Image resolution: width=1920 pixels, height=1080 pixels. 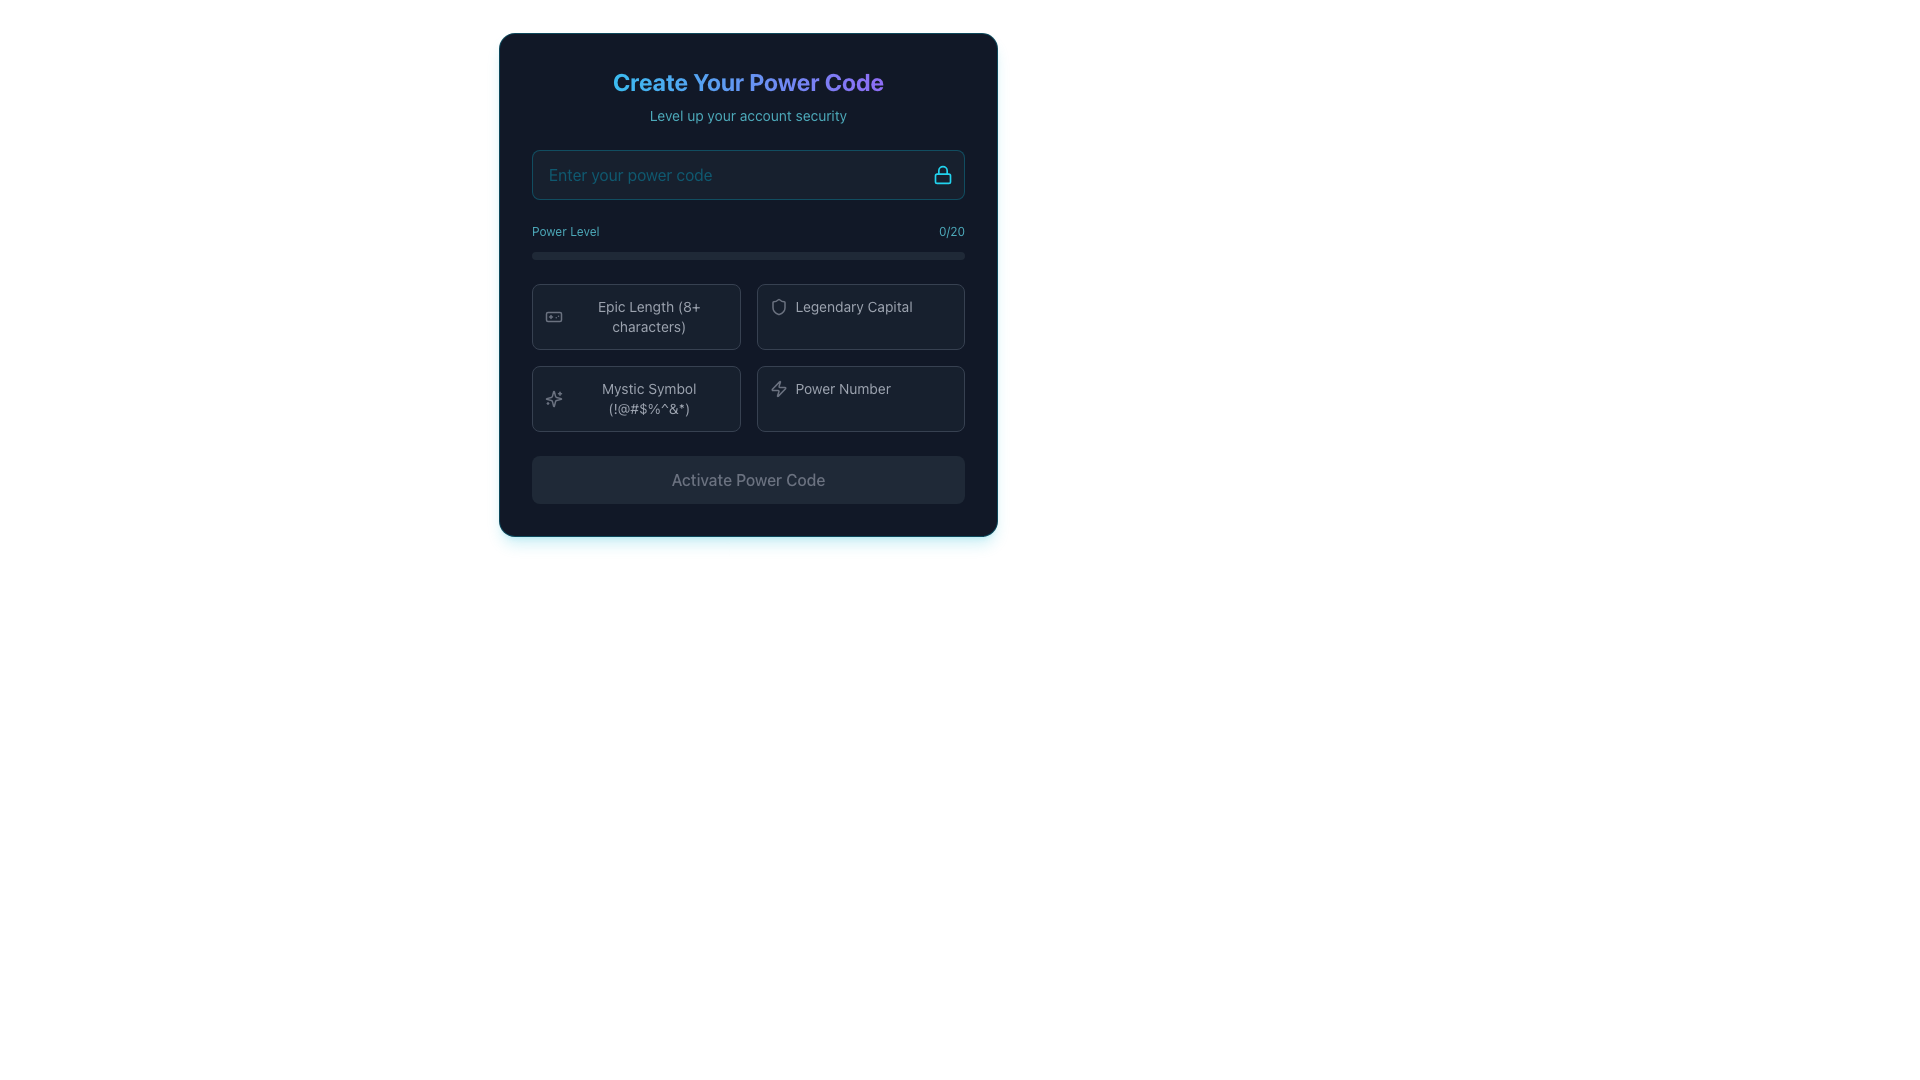 I want to click on the informational label with the icon that resembles a star-like shape and displays the text 'Mystic Symbol (!@#$%^&*)', so click(x=635, y=398).